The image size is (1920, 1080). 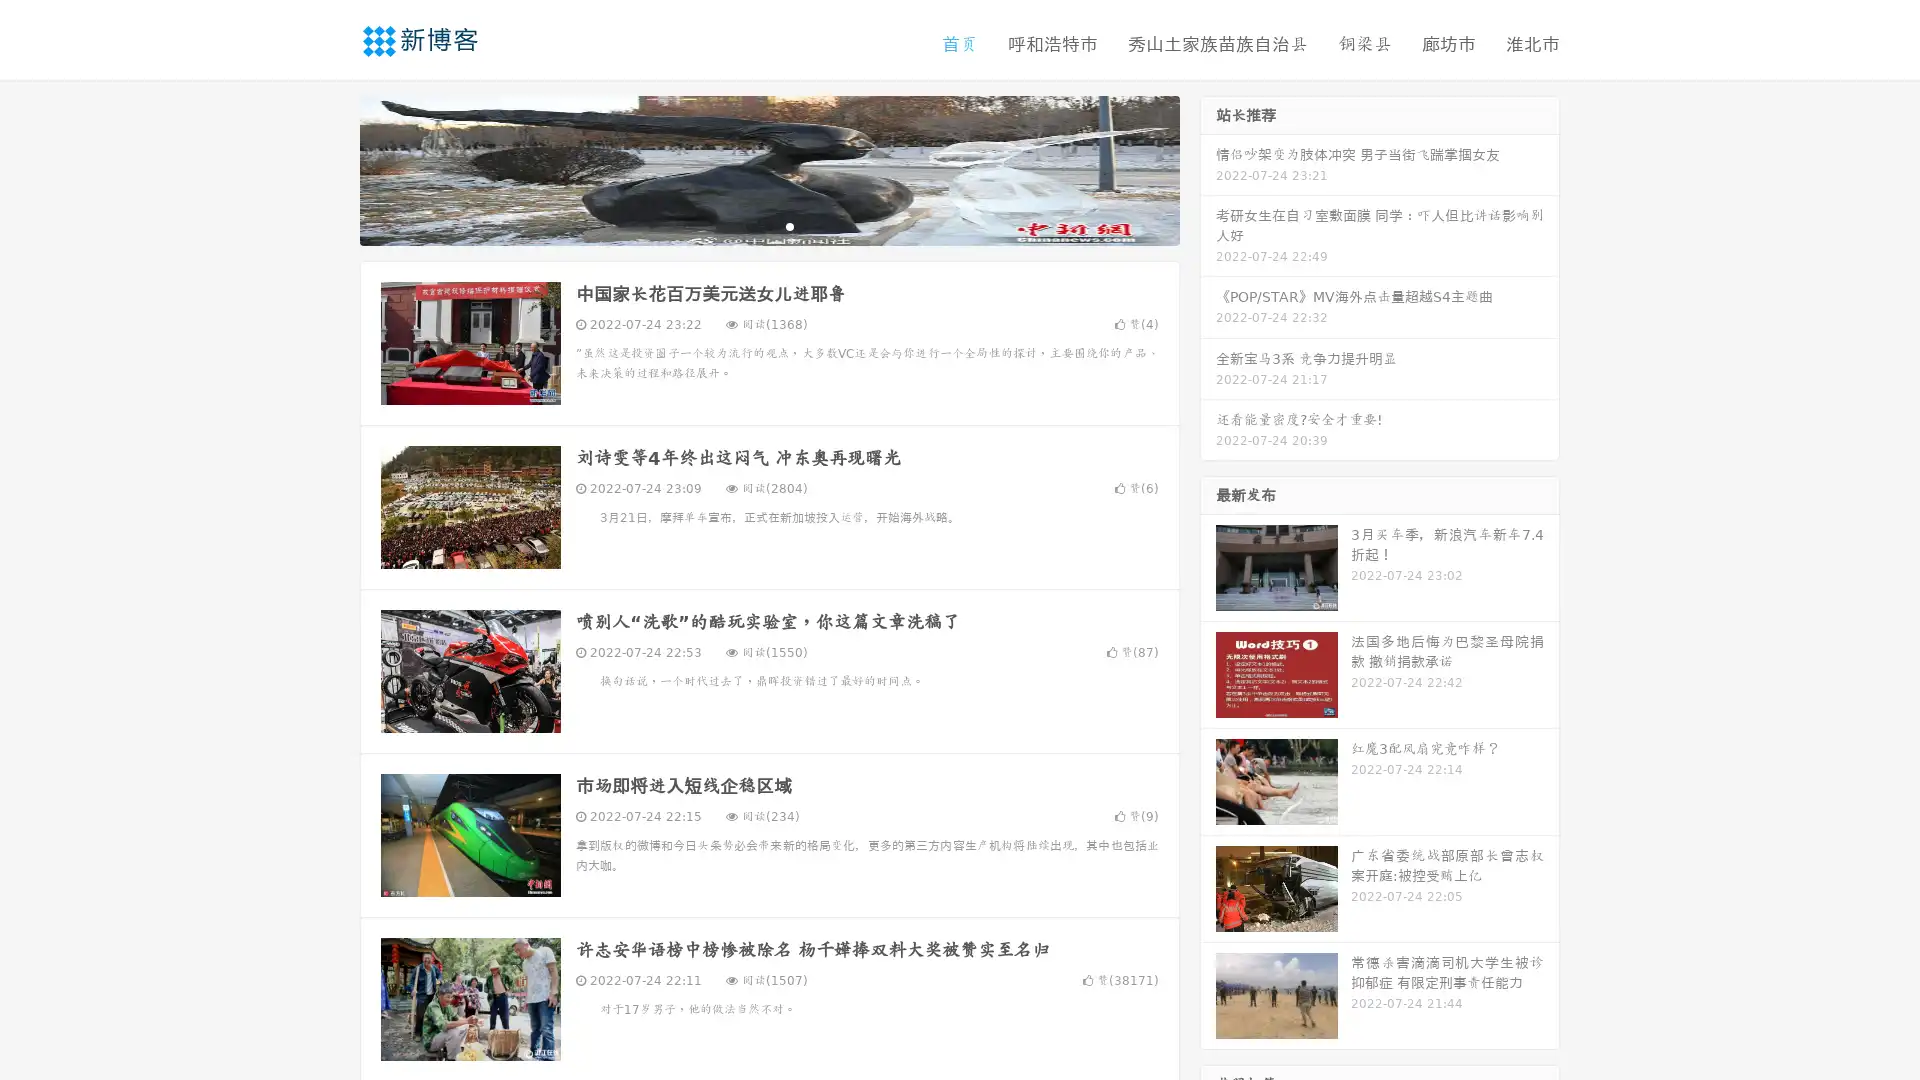 I want to click on Go to slide 2, so click(x=768, y=225).